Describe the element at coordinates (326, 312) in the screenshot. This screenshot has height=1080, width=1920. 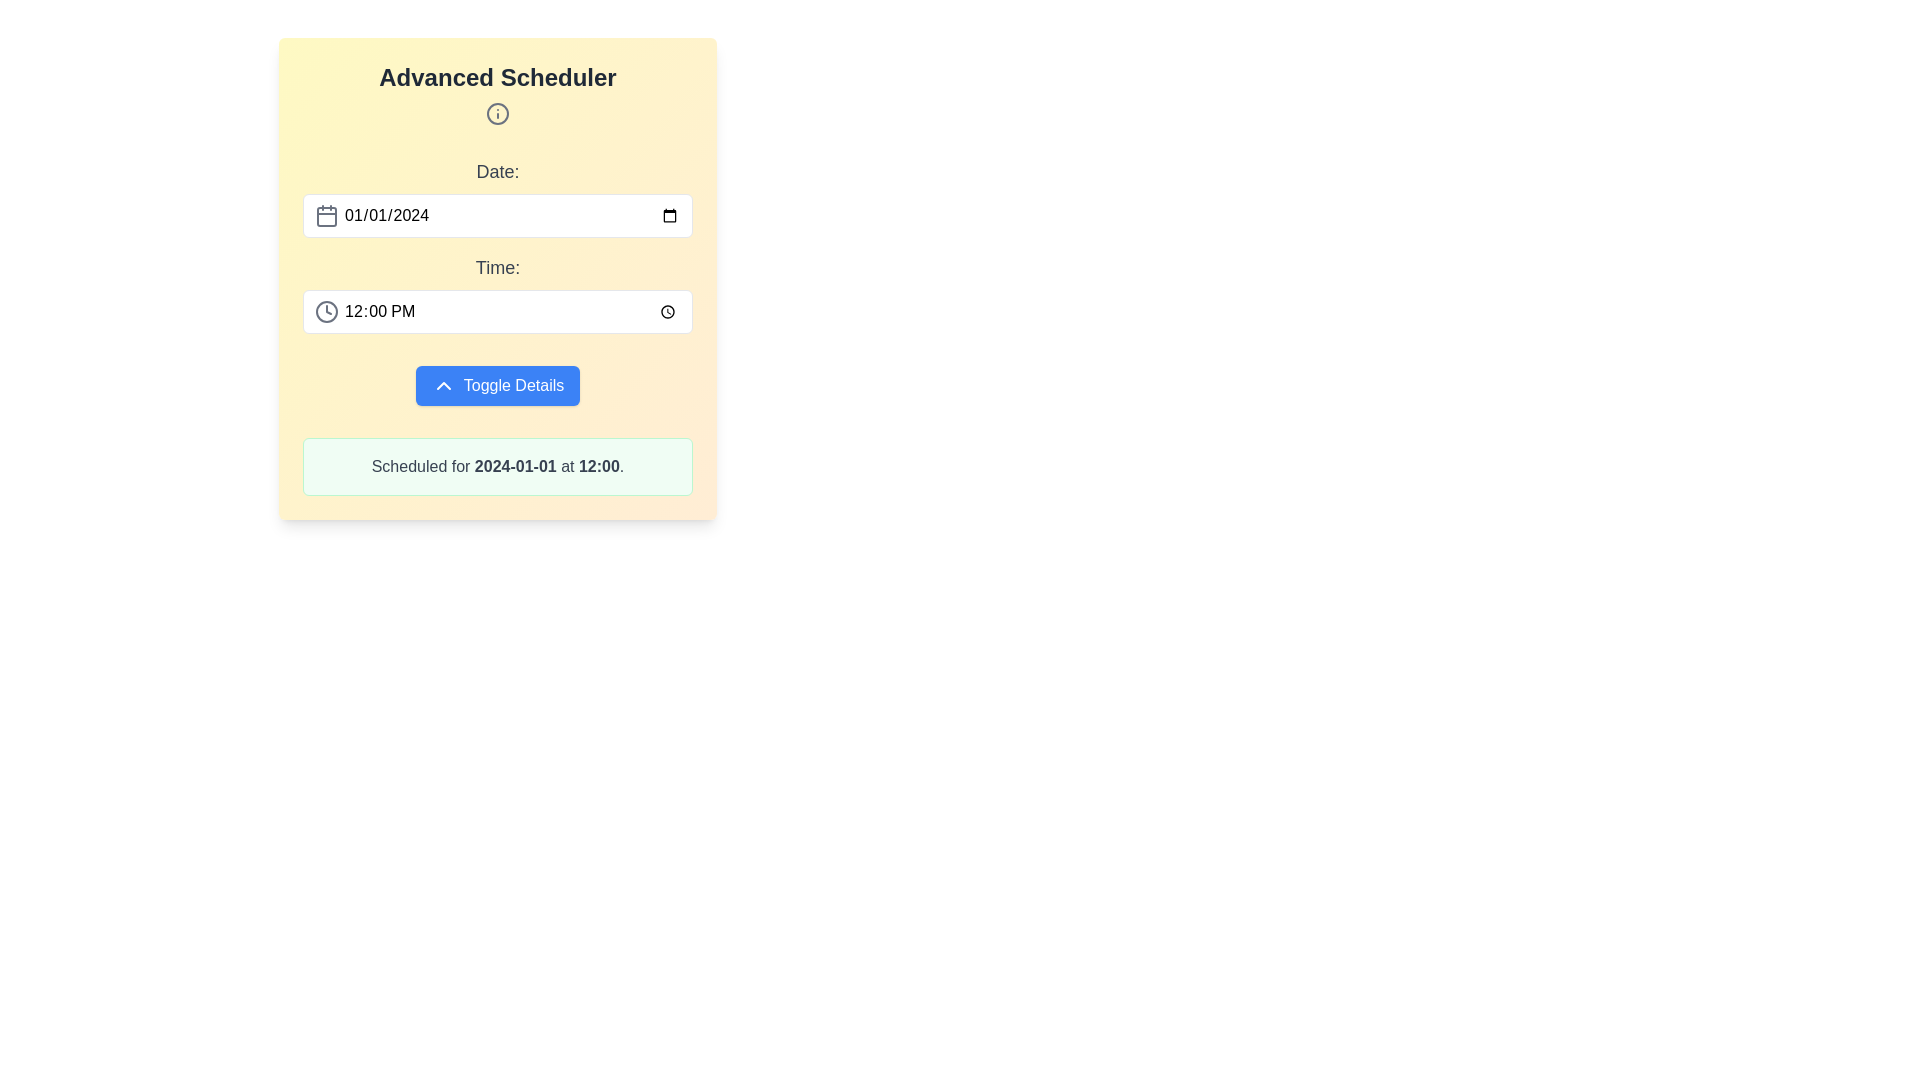
I see `the circular clock icon located to the left of the '12:00 PM' time input field within its white card interface` at that location.